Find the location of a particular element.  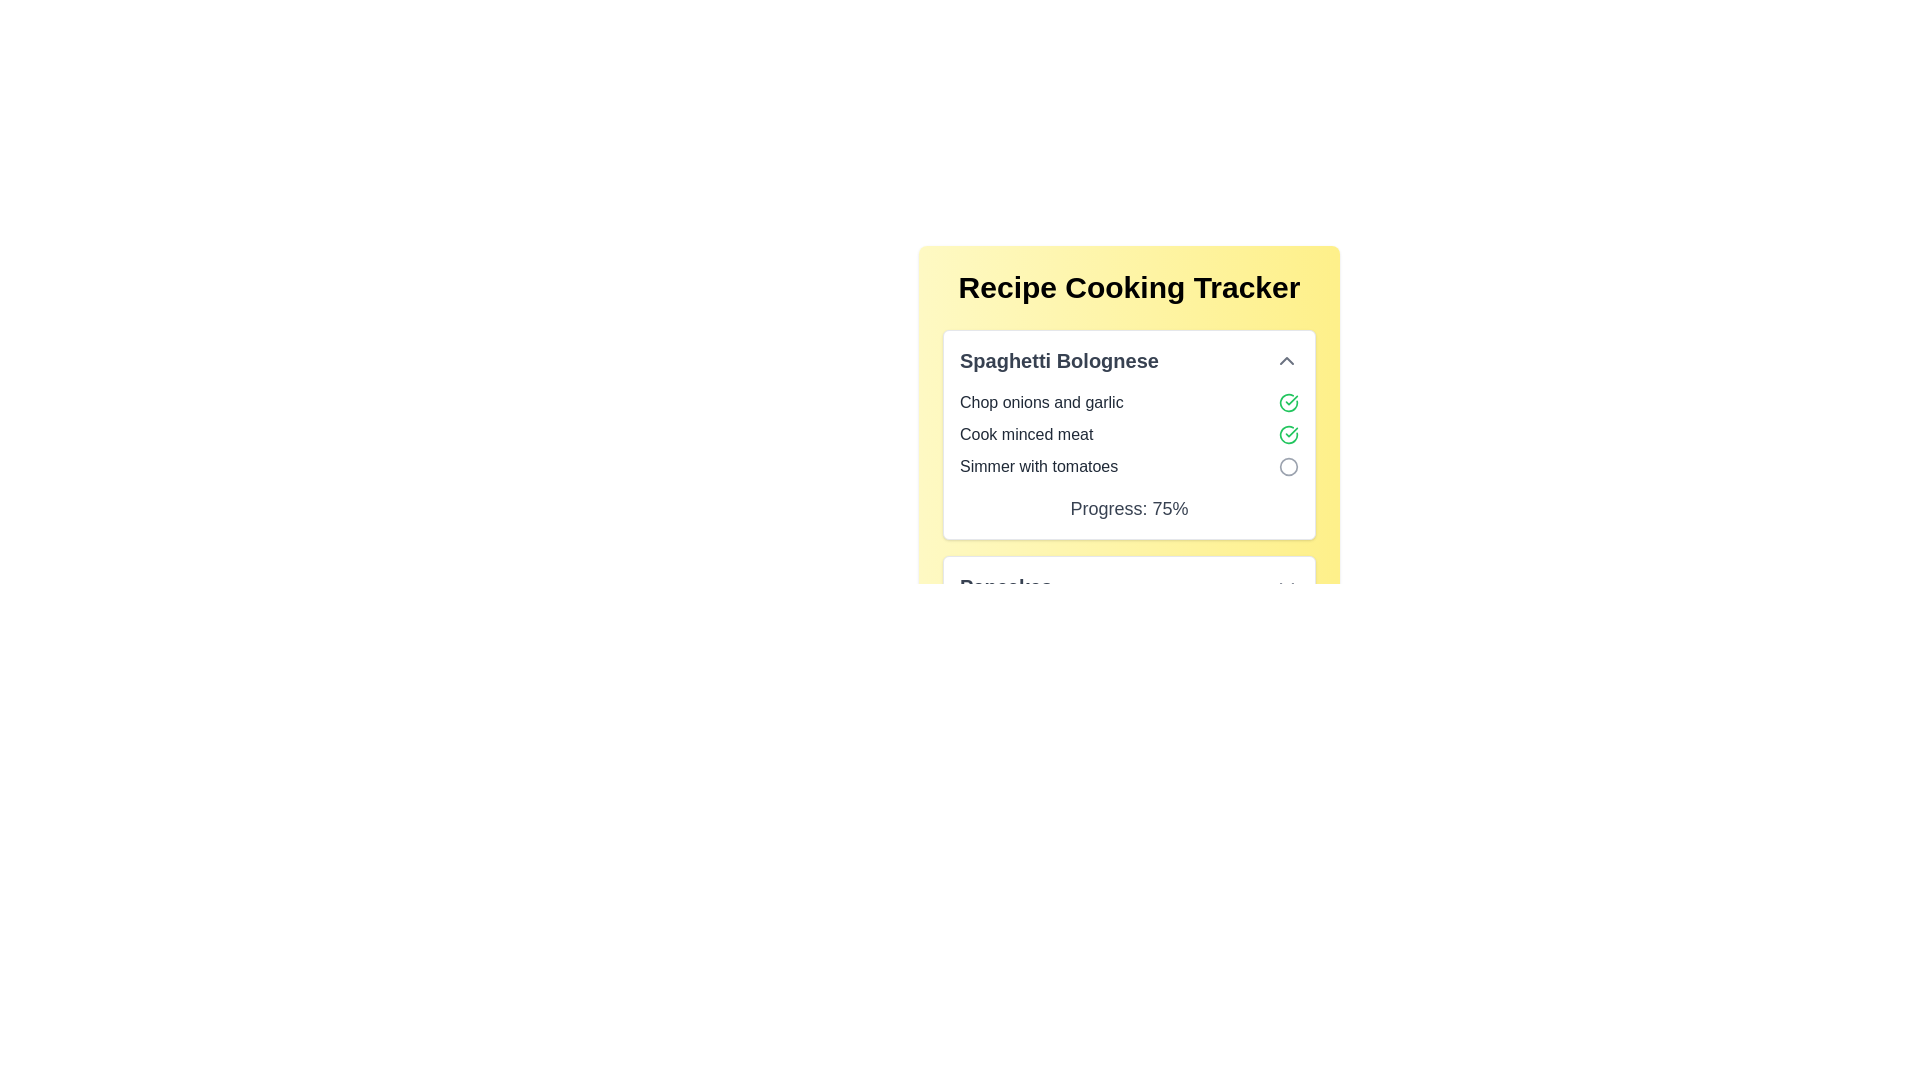

the text label displaying 'Progress: 75%' located below the last step in the 'Spaghetti Bolognese' section of the cooking tracker UI is located at coordinates (1129, 508).